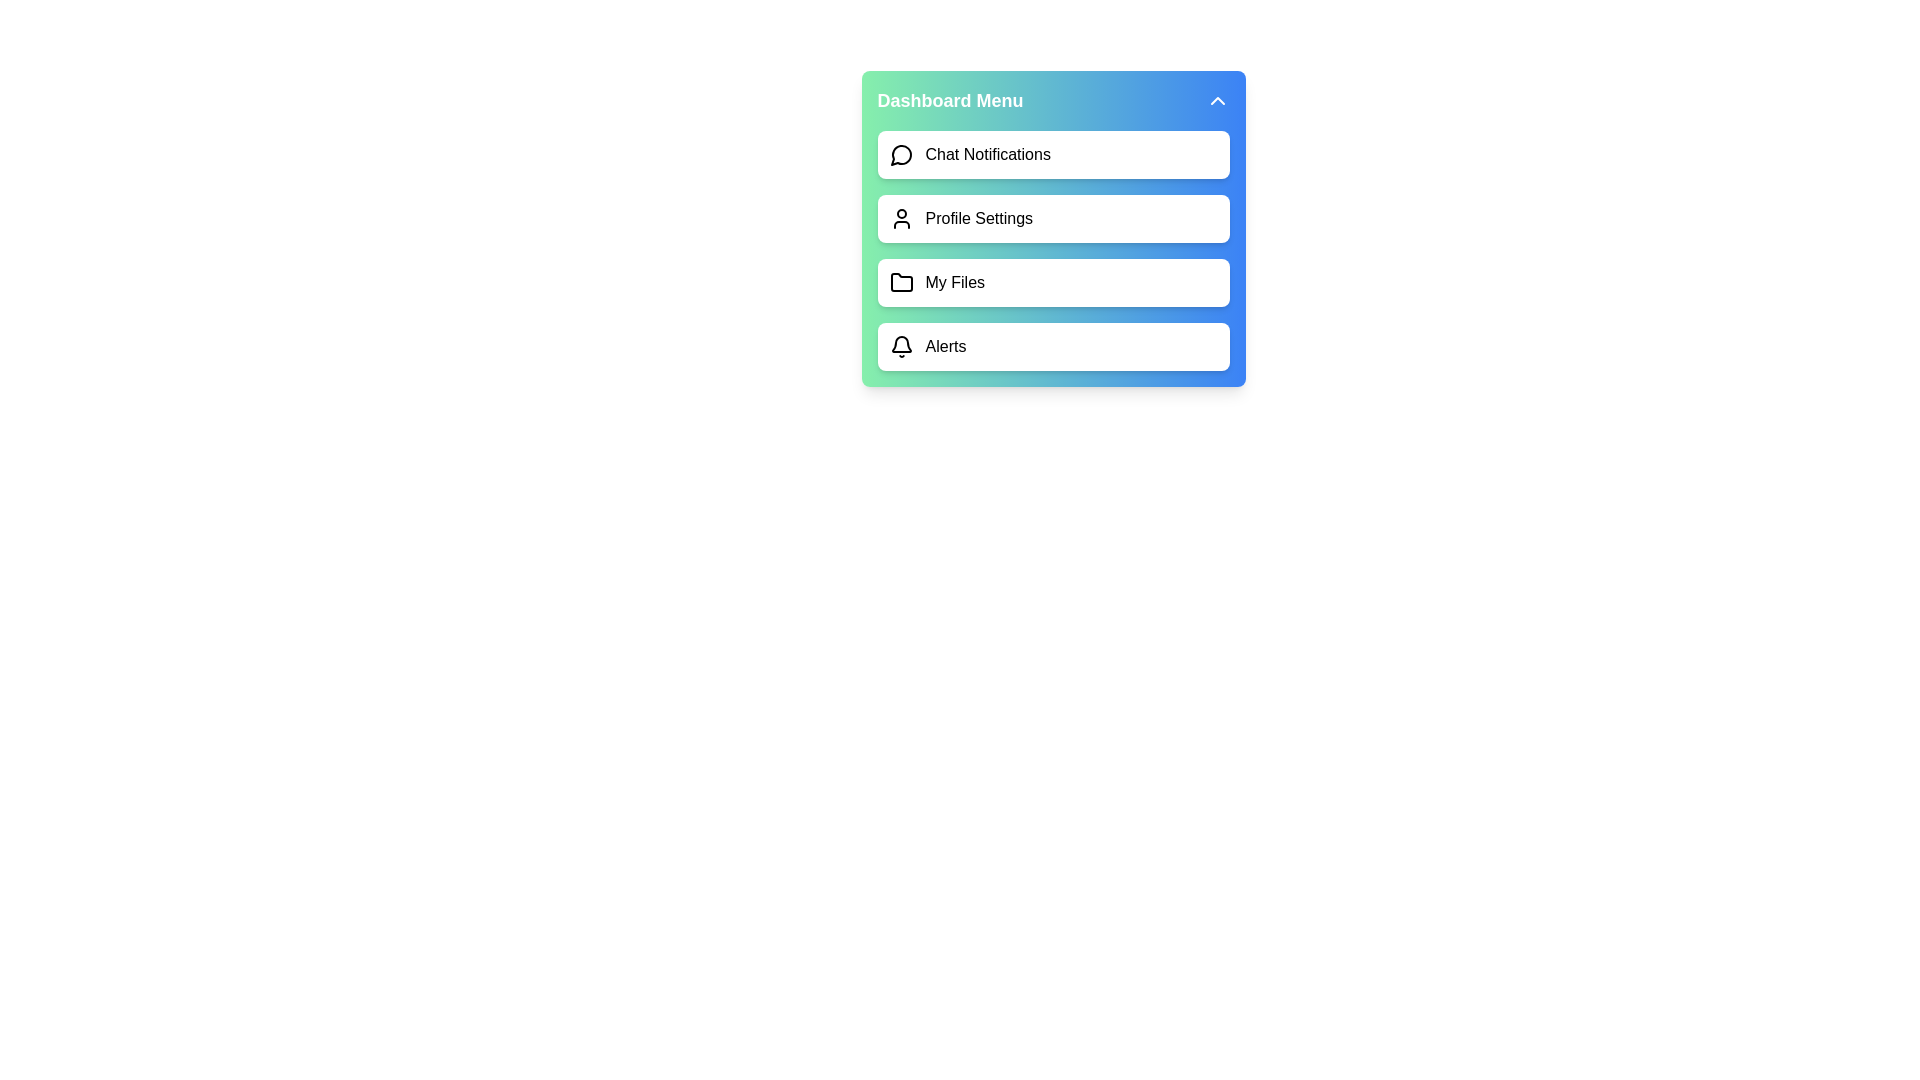 The height and width of the screenshot is (1080, 1920). Describe the element at coordinates (1052, 219) in the screenshot. I see `the menu item Profile Settings to observe its hover effect` at that location.